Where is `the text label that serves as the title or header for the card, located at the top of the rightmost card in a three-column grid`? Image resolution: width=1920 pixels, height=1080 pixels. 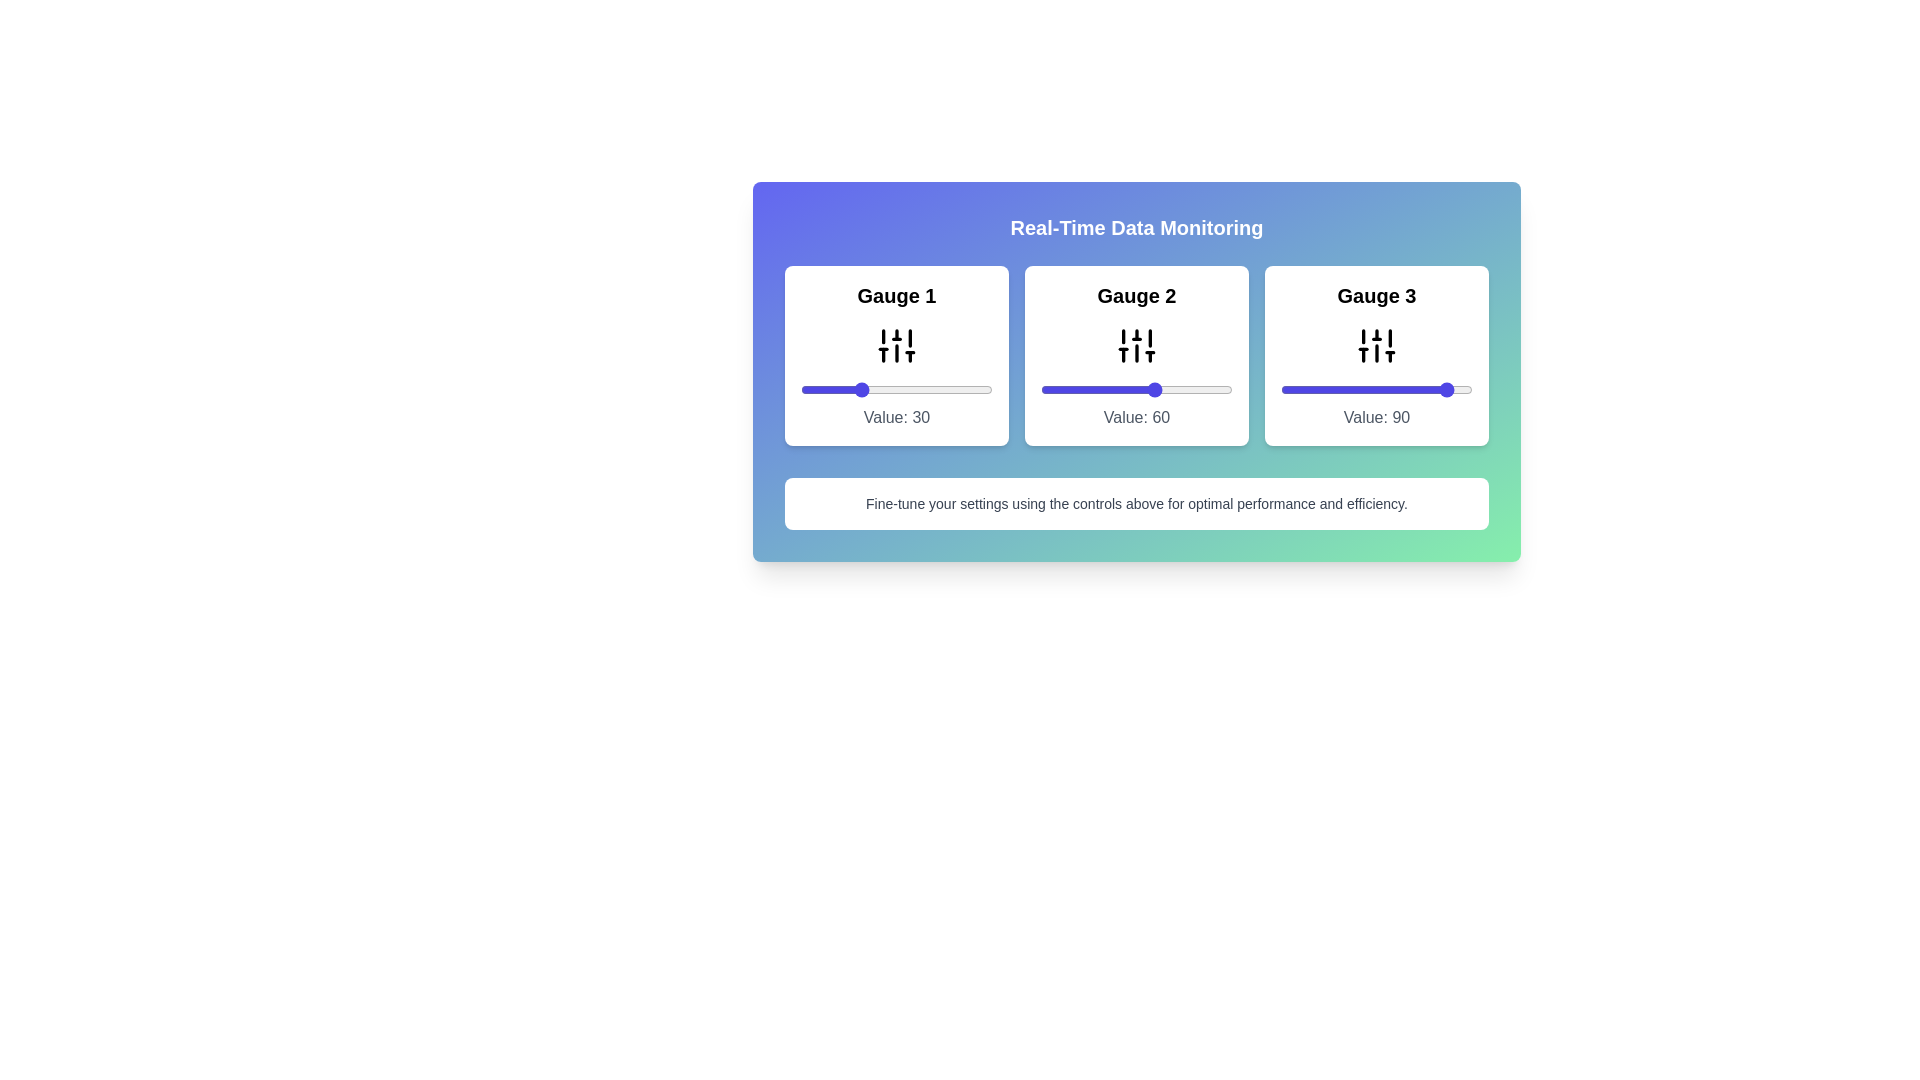
the text label that serves as the title or header for the card, located at the top of the rightmost card in a three-column grid is located at coordinates (1376, 296).